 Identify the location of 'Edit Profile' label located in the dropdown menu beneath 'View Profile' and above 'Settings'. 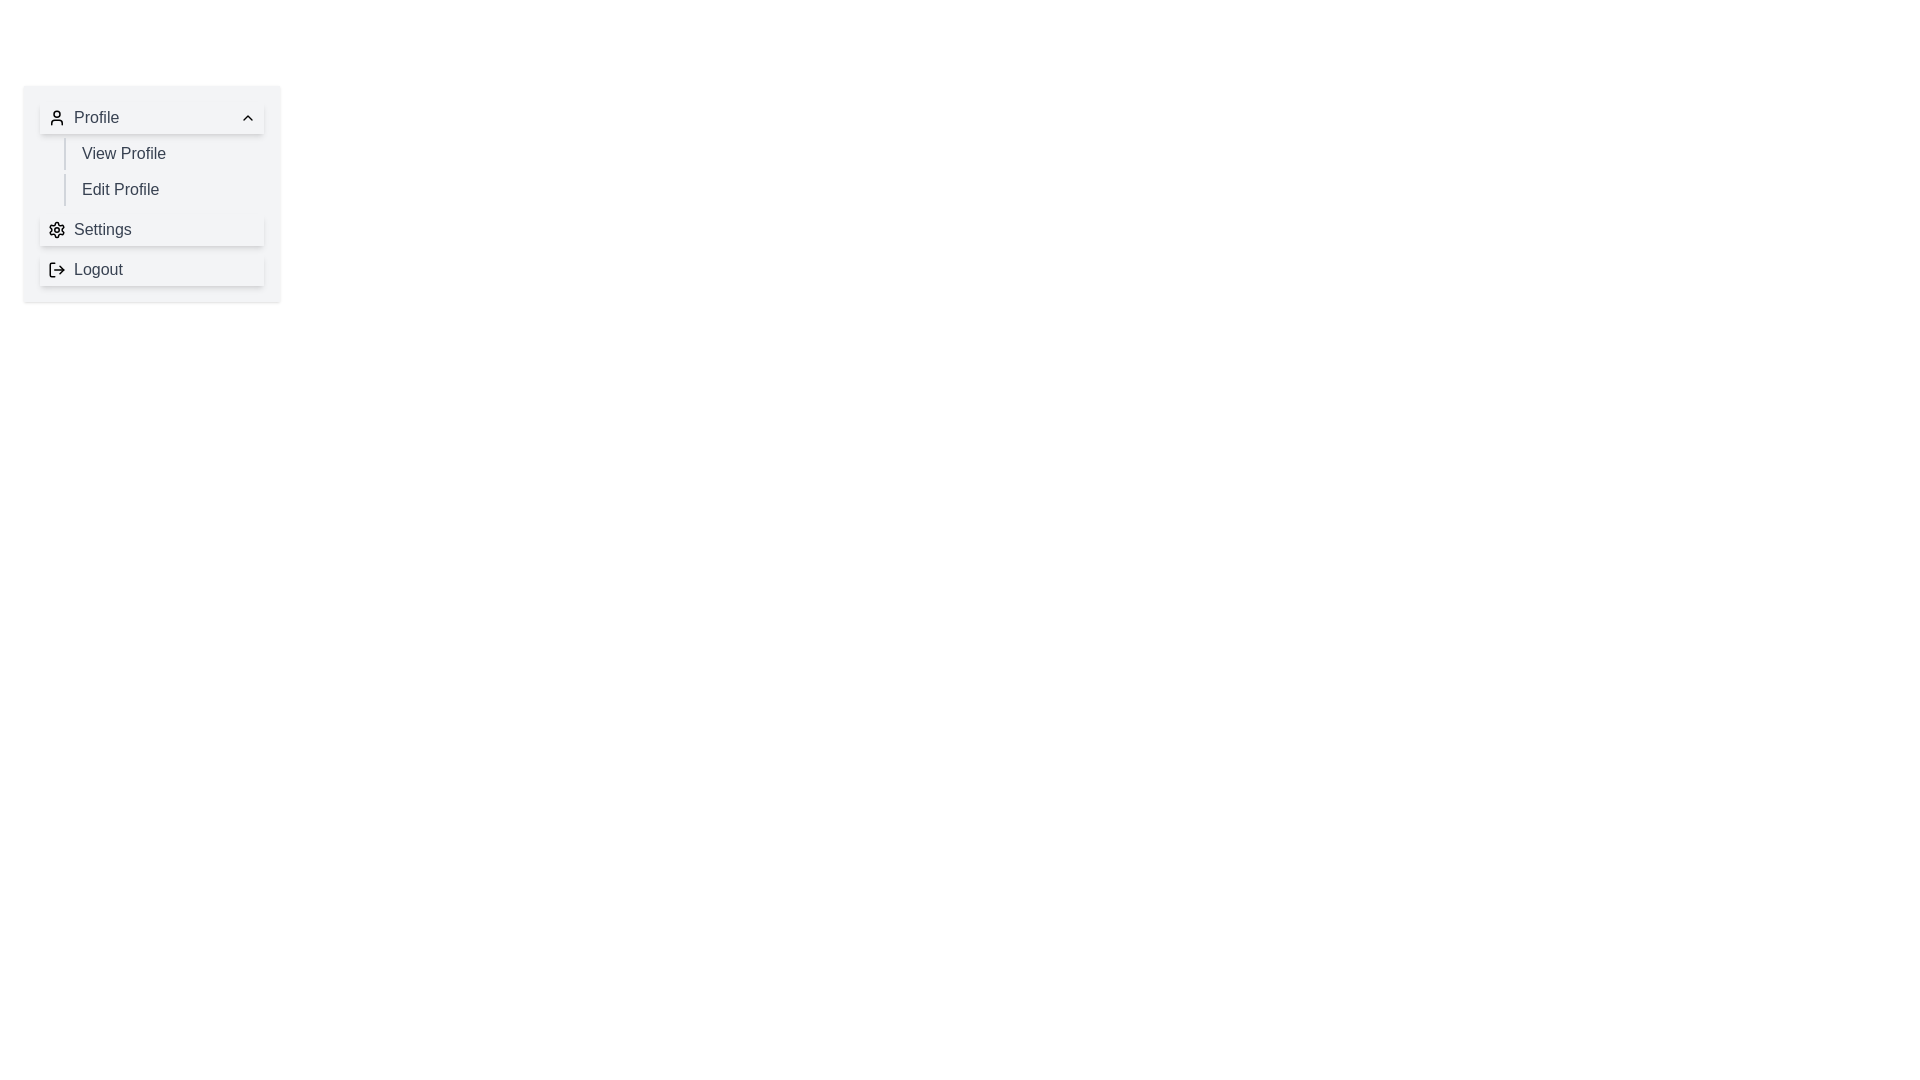
(119, 189).